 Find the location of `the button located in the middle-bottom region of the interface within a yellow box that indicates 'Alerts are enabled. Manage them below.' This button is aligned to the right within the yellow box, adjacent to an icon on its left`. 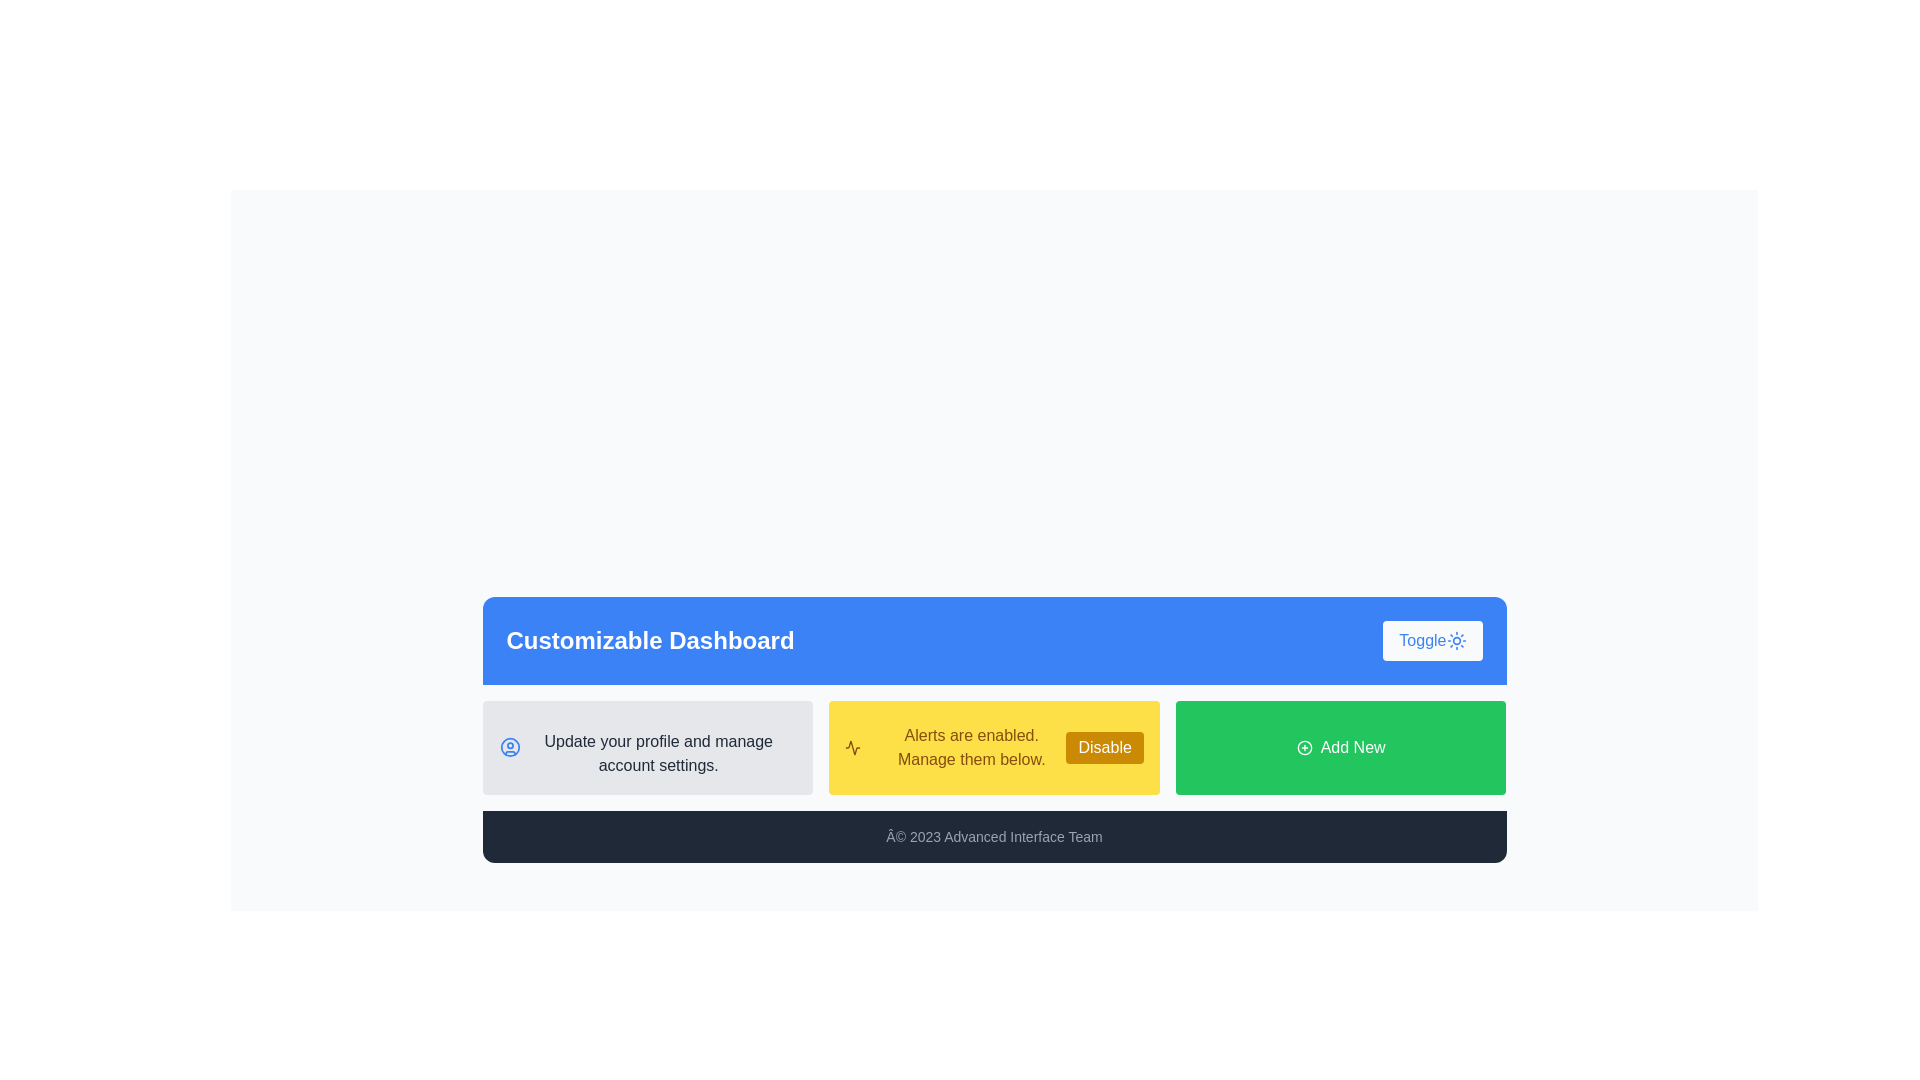

the button located in the middle-bottom region of the interface within a yellow box that indicates 'Alerts are enabled. Manage them below.' This button is aligned to the right within the yellow box, adjacent to an icon on its left is located at coordinates (1104, 748).